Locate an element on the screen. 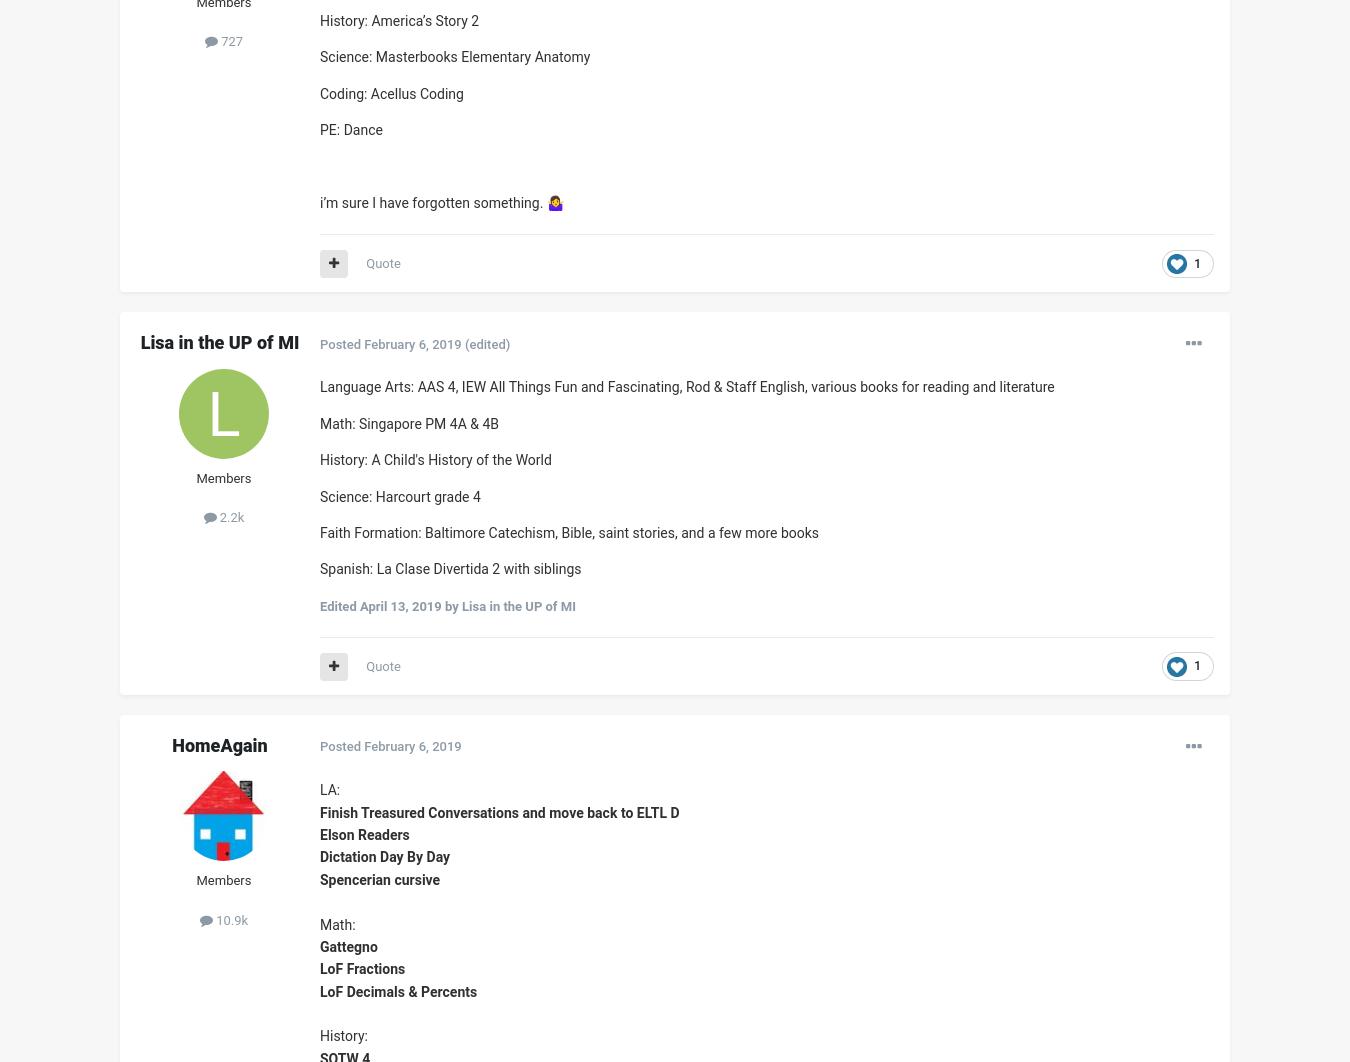  'LA:' is located at coordinates (318, 790).